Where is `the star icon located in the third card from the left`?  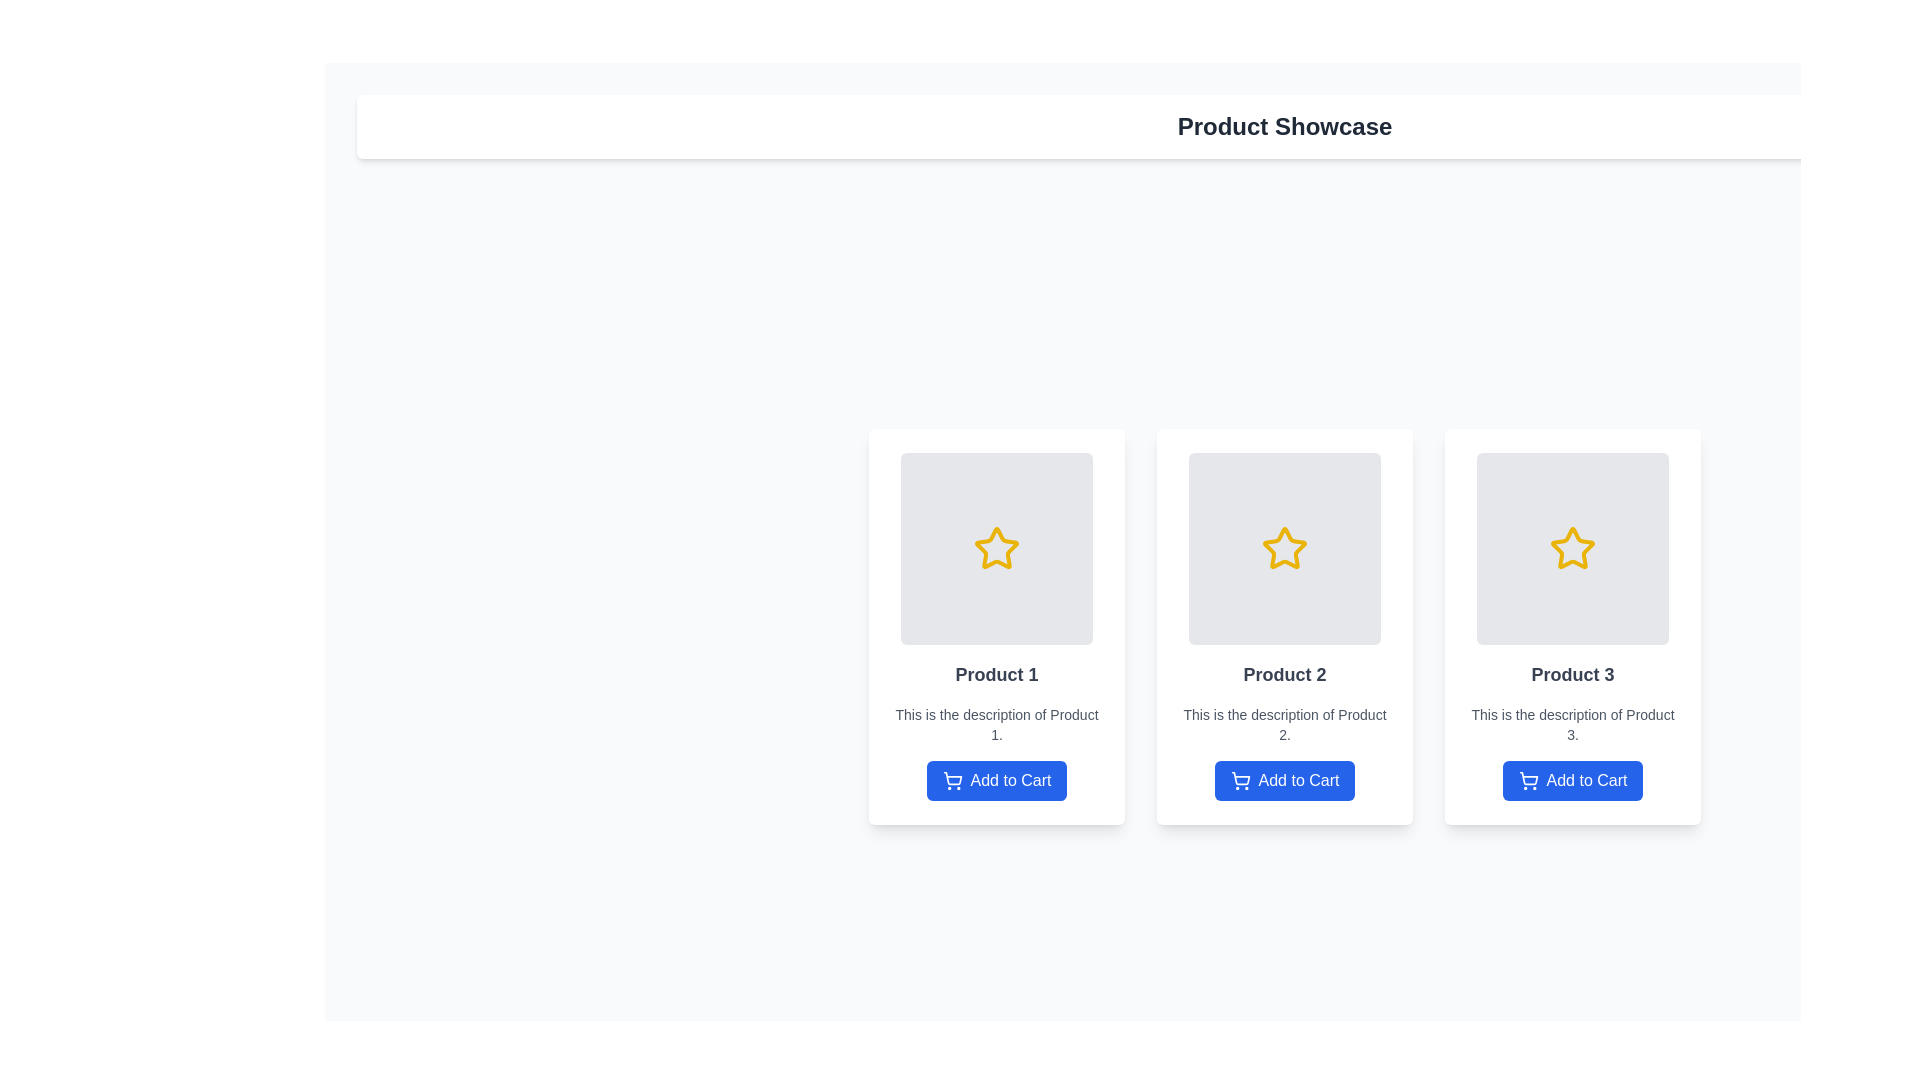 the star icon located in the third card from the left is located at coordinates (1572, 548).